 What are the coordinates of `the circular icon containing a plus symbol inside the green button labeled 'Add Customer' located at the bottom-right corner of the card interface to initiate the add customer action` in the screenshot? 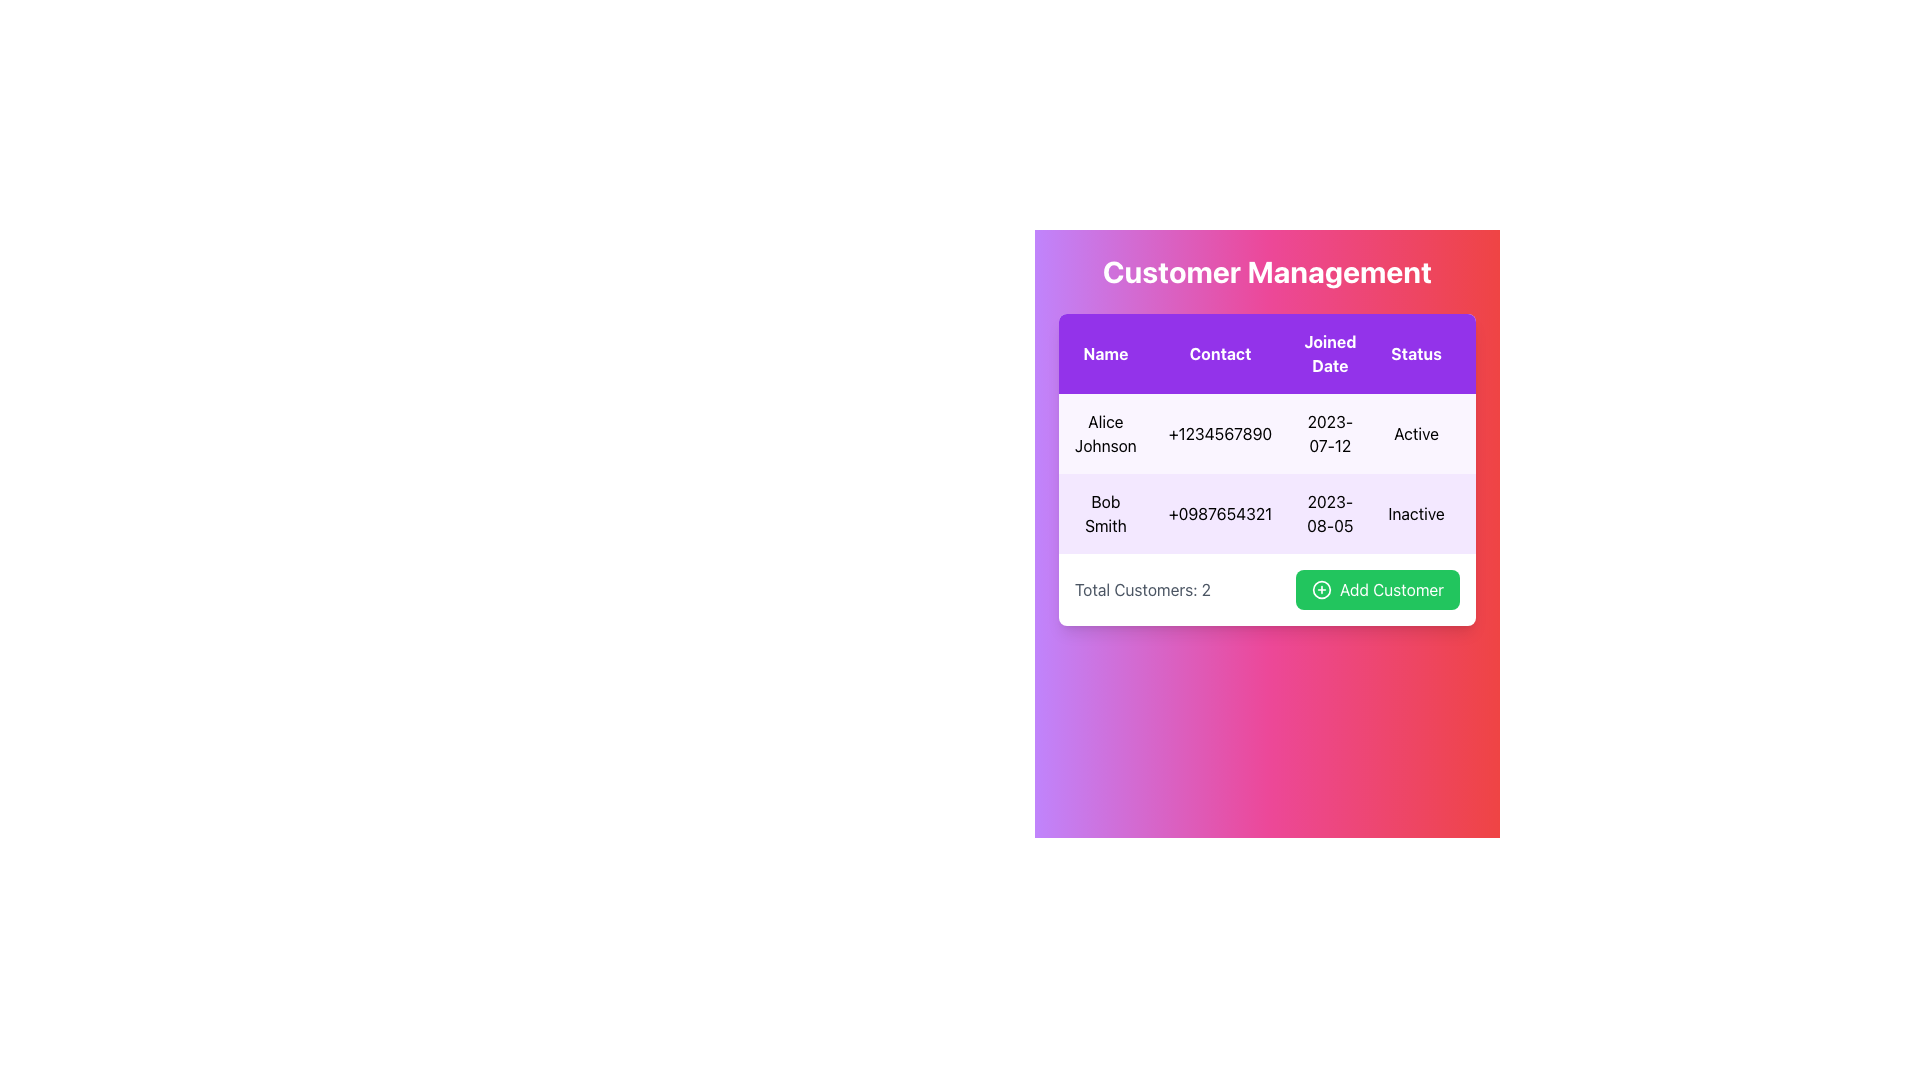 It's located at (1321, 589).